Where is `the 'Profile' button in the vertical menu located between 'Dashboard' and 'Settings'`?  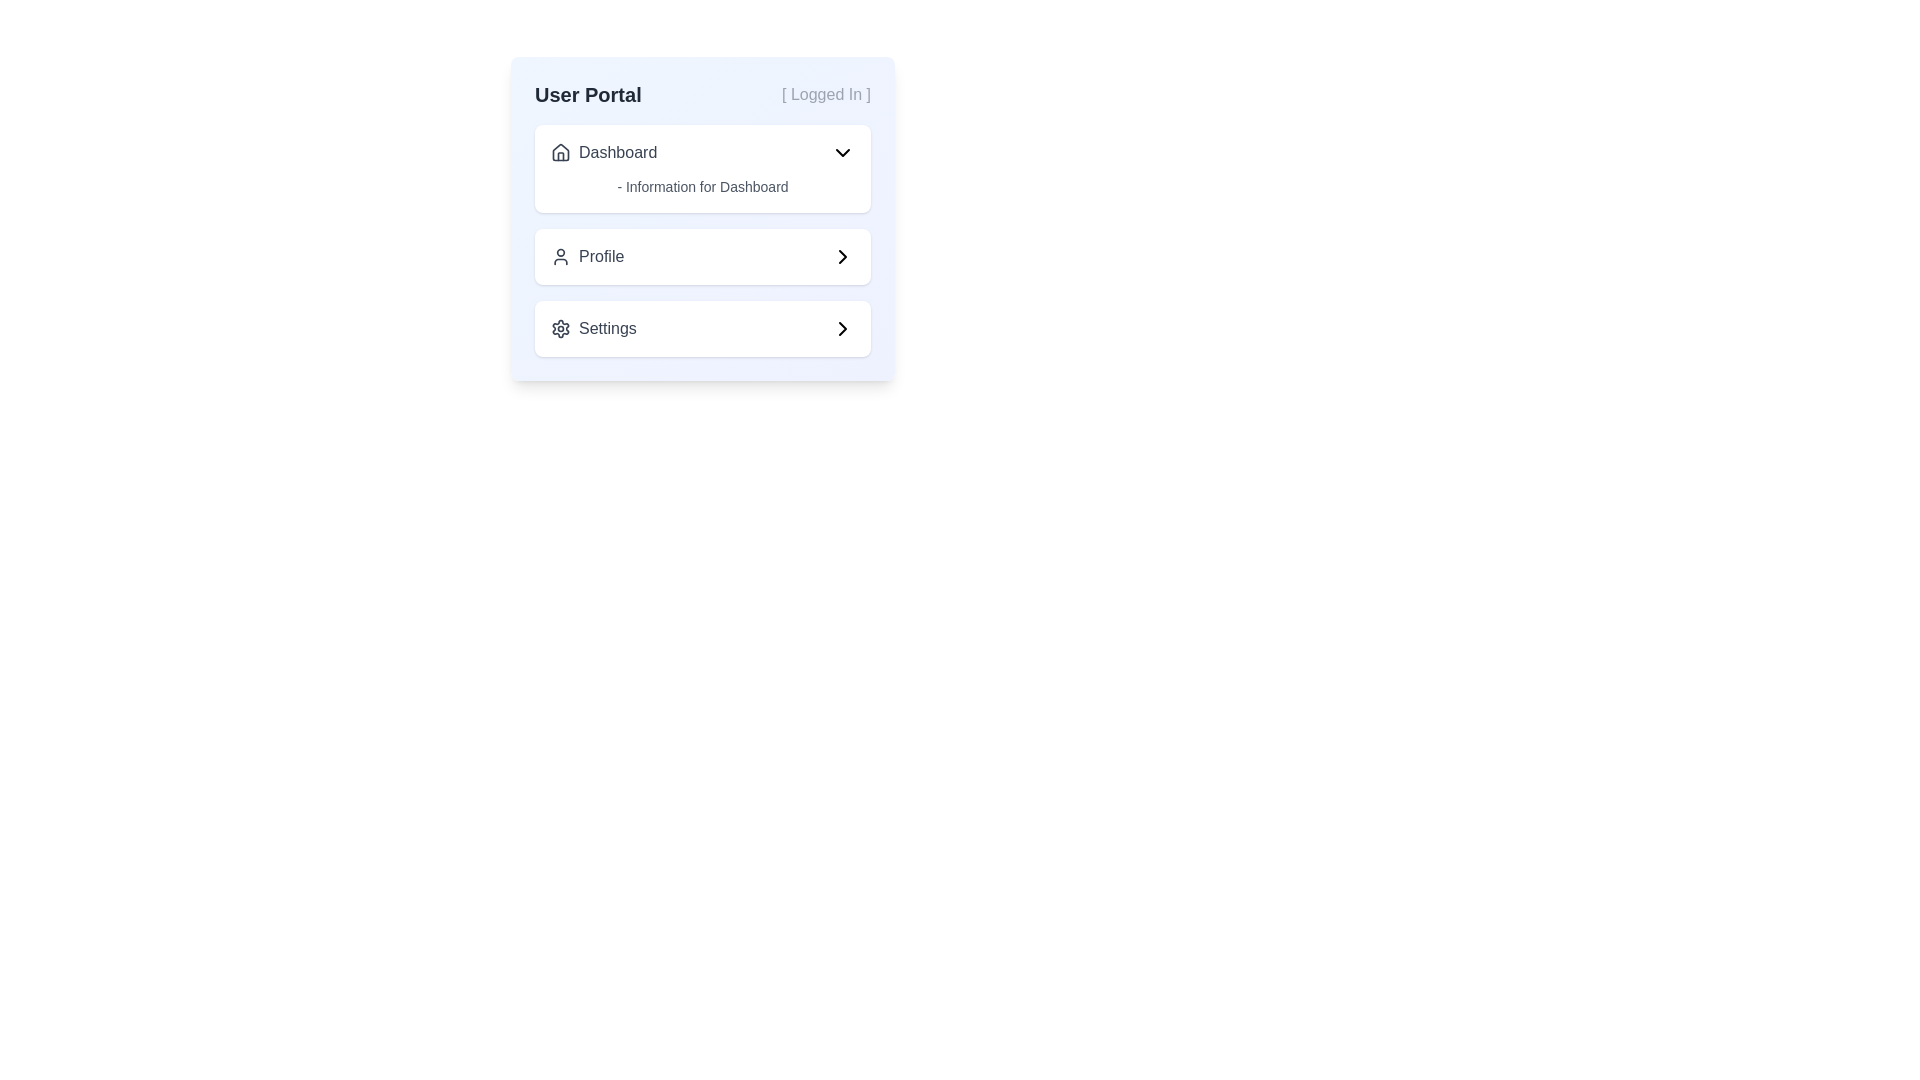
the 'Profile' button in the vertical menu located between 'Dashboard' and 'Settings' is located at coordinates (702, 256).